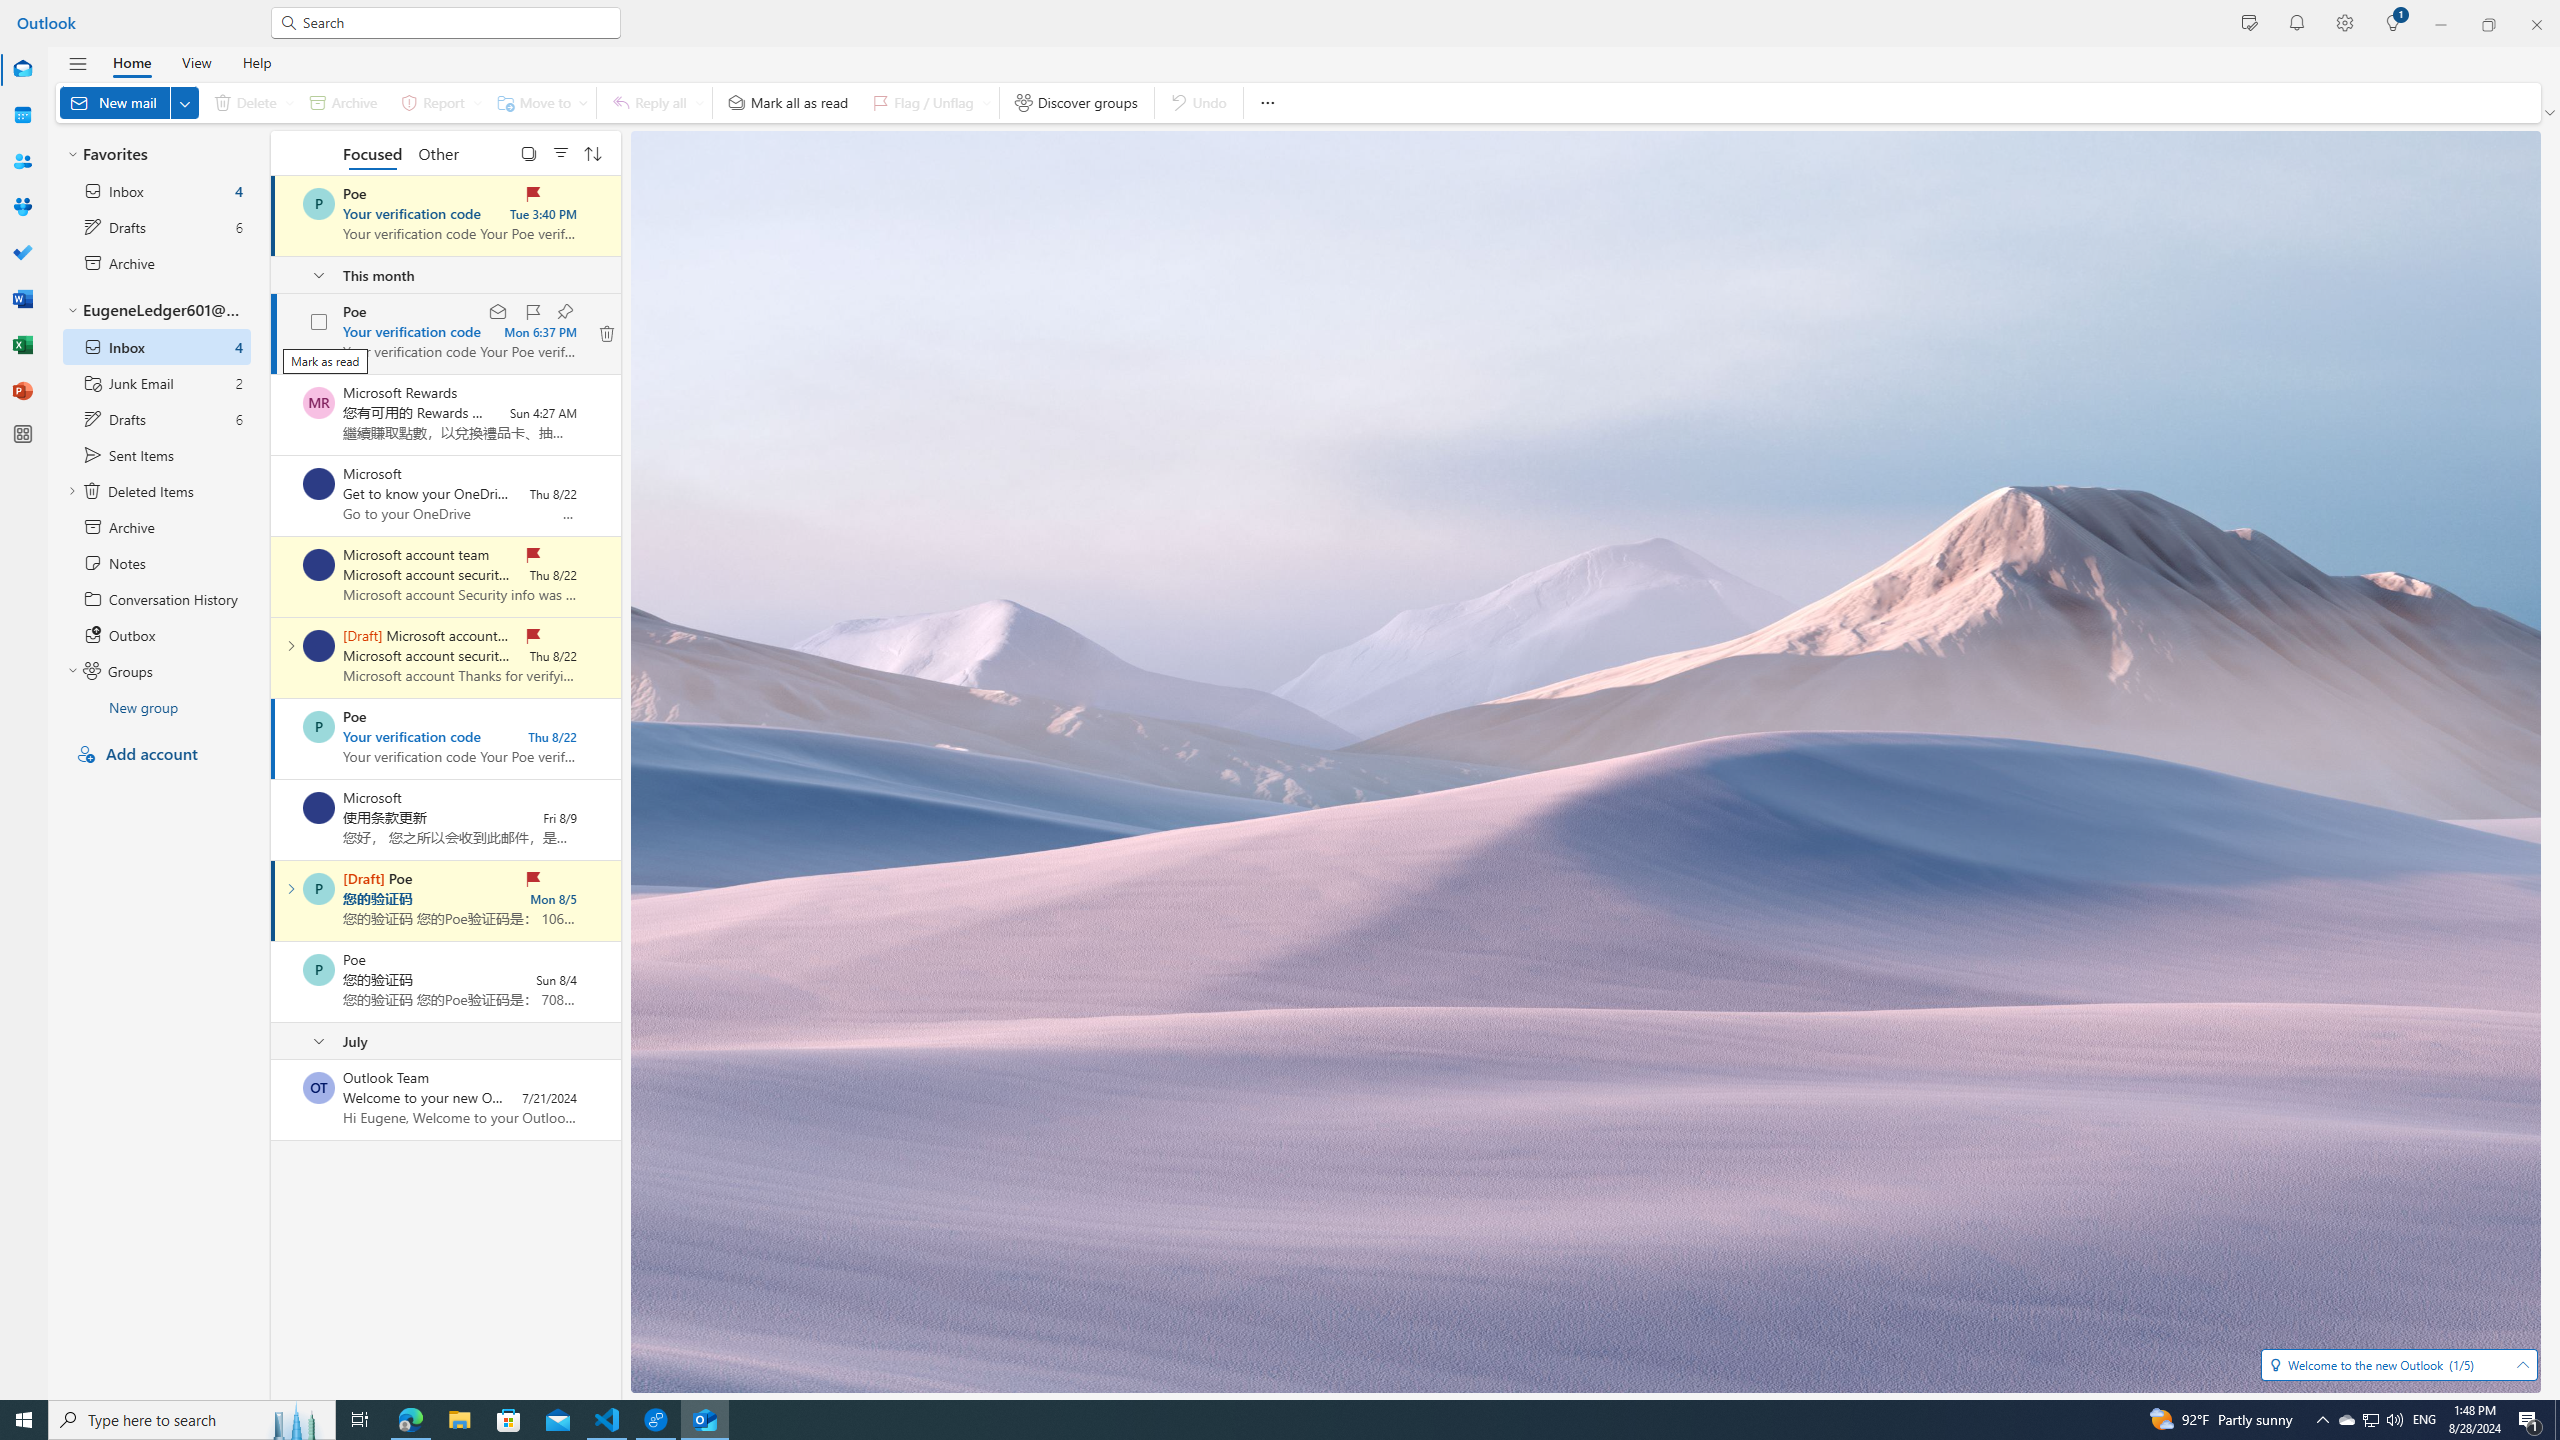  Describe the element at coordinates (476, 102) in the screenshot. I see `'Expand to see more report options'` at that location.